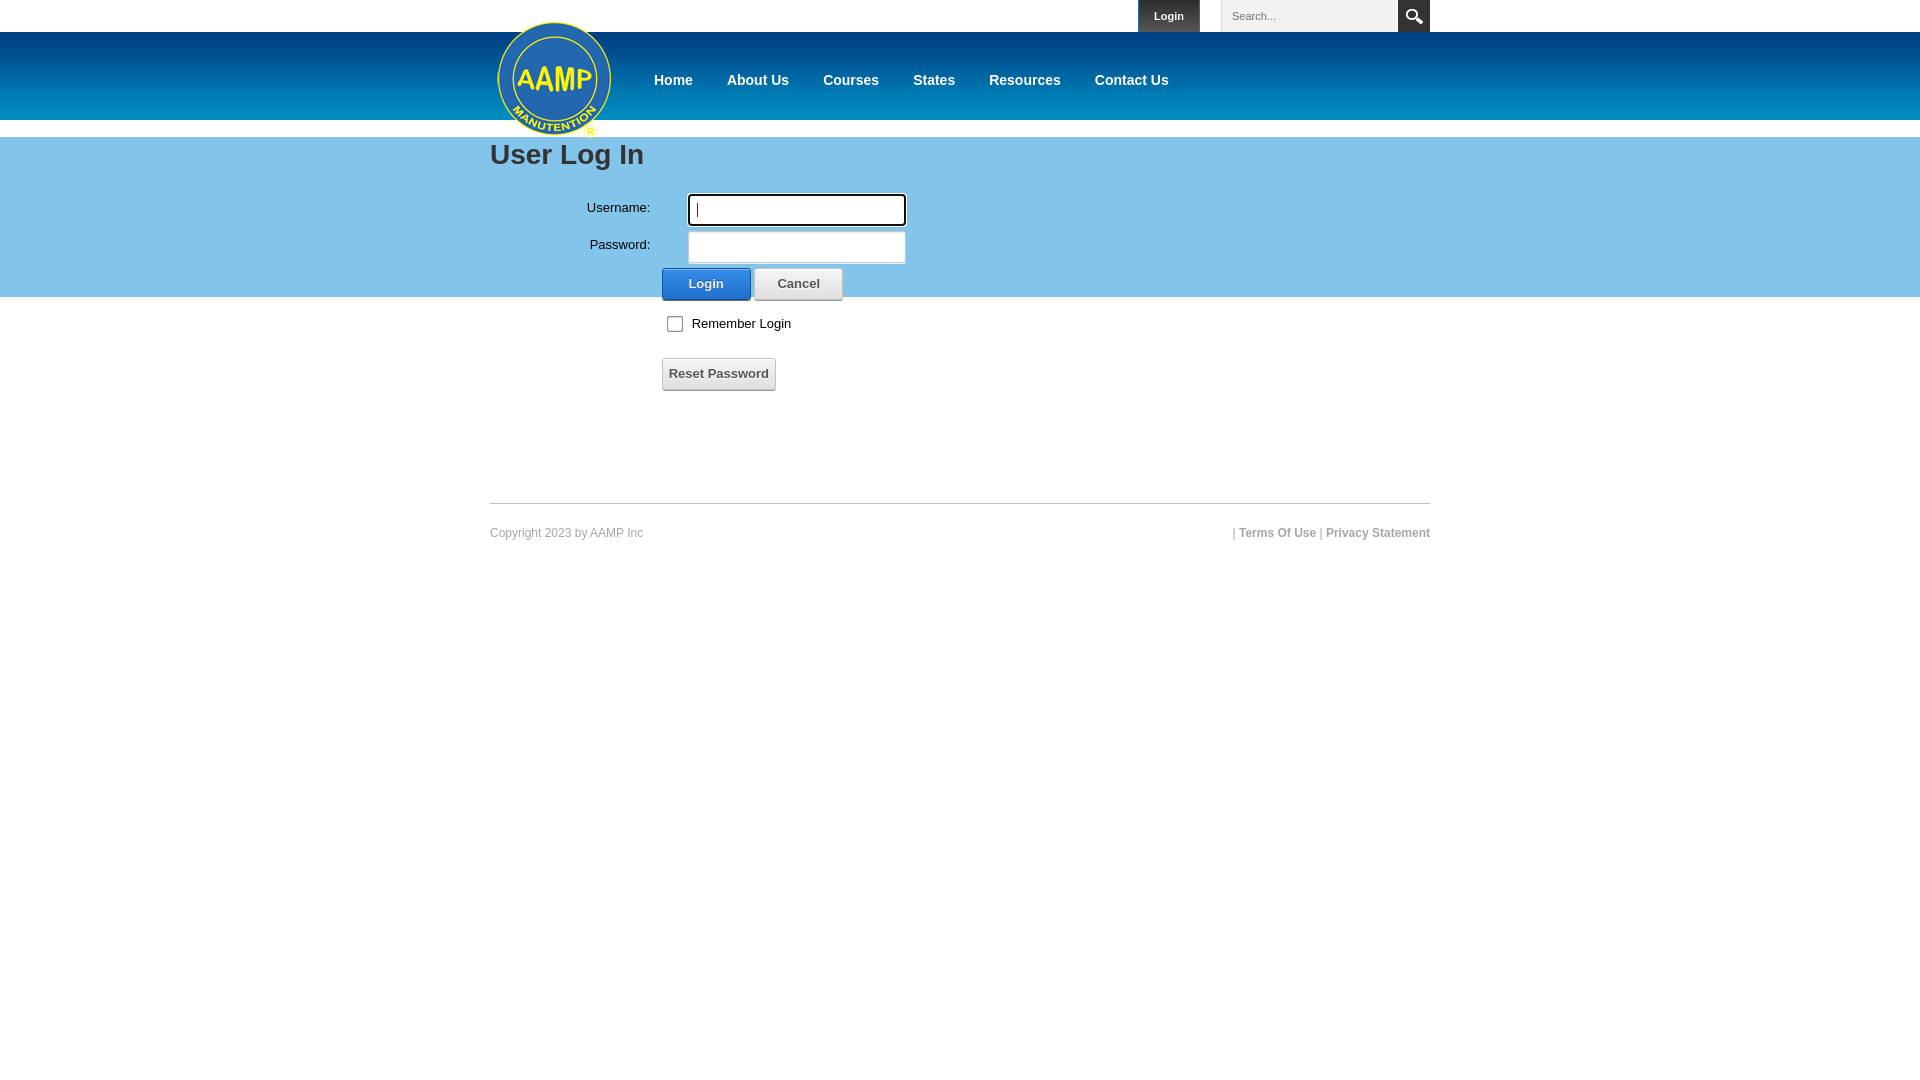 The width and height of the screenshot is (1920, 1080). I want to click on 'Courses', so click(850, 79).